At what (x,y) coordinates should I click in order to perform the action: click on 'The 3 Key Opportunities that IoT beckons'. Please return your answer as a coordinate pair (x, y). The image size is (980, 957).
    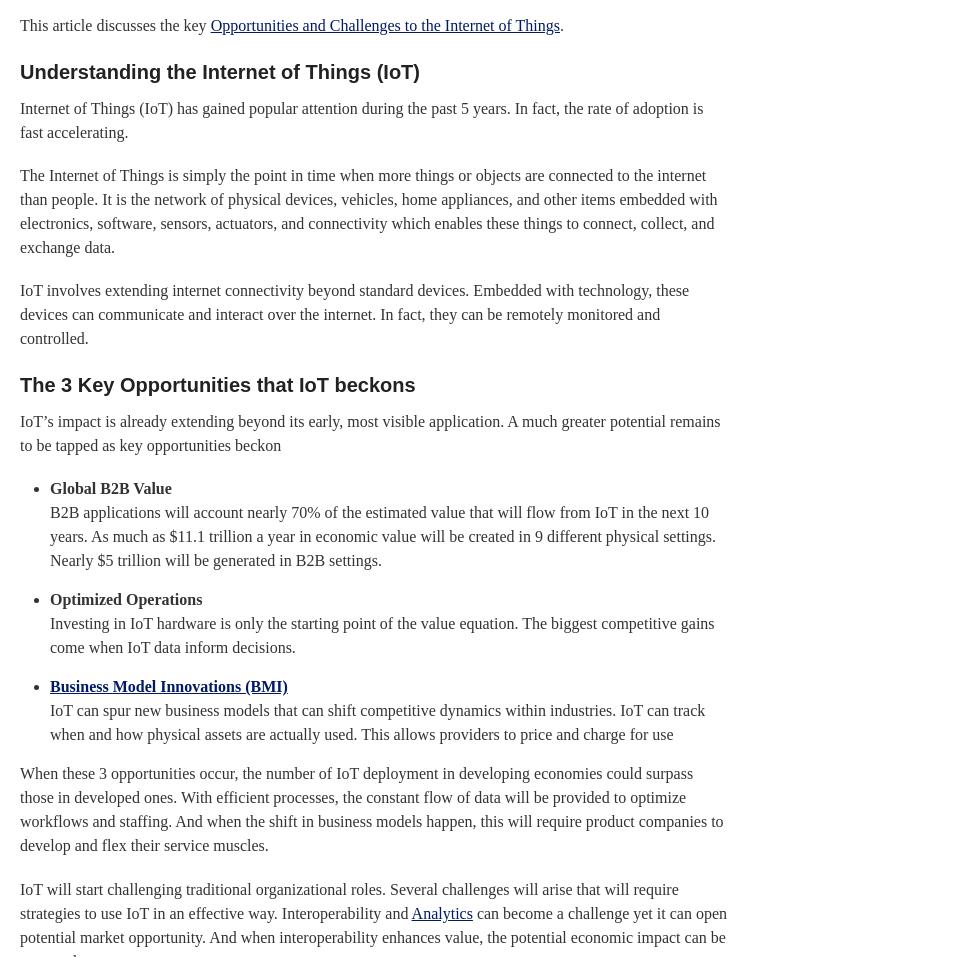
    Looking at the image, I should click on (217, 384).